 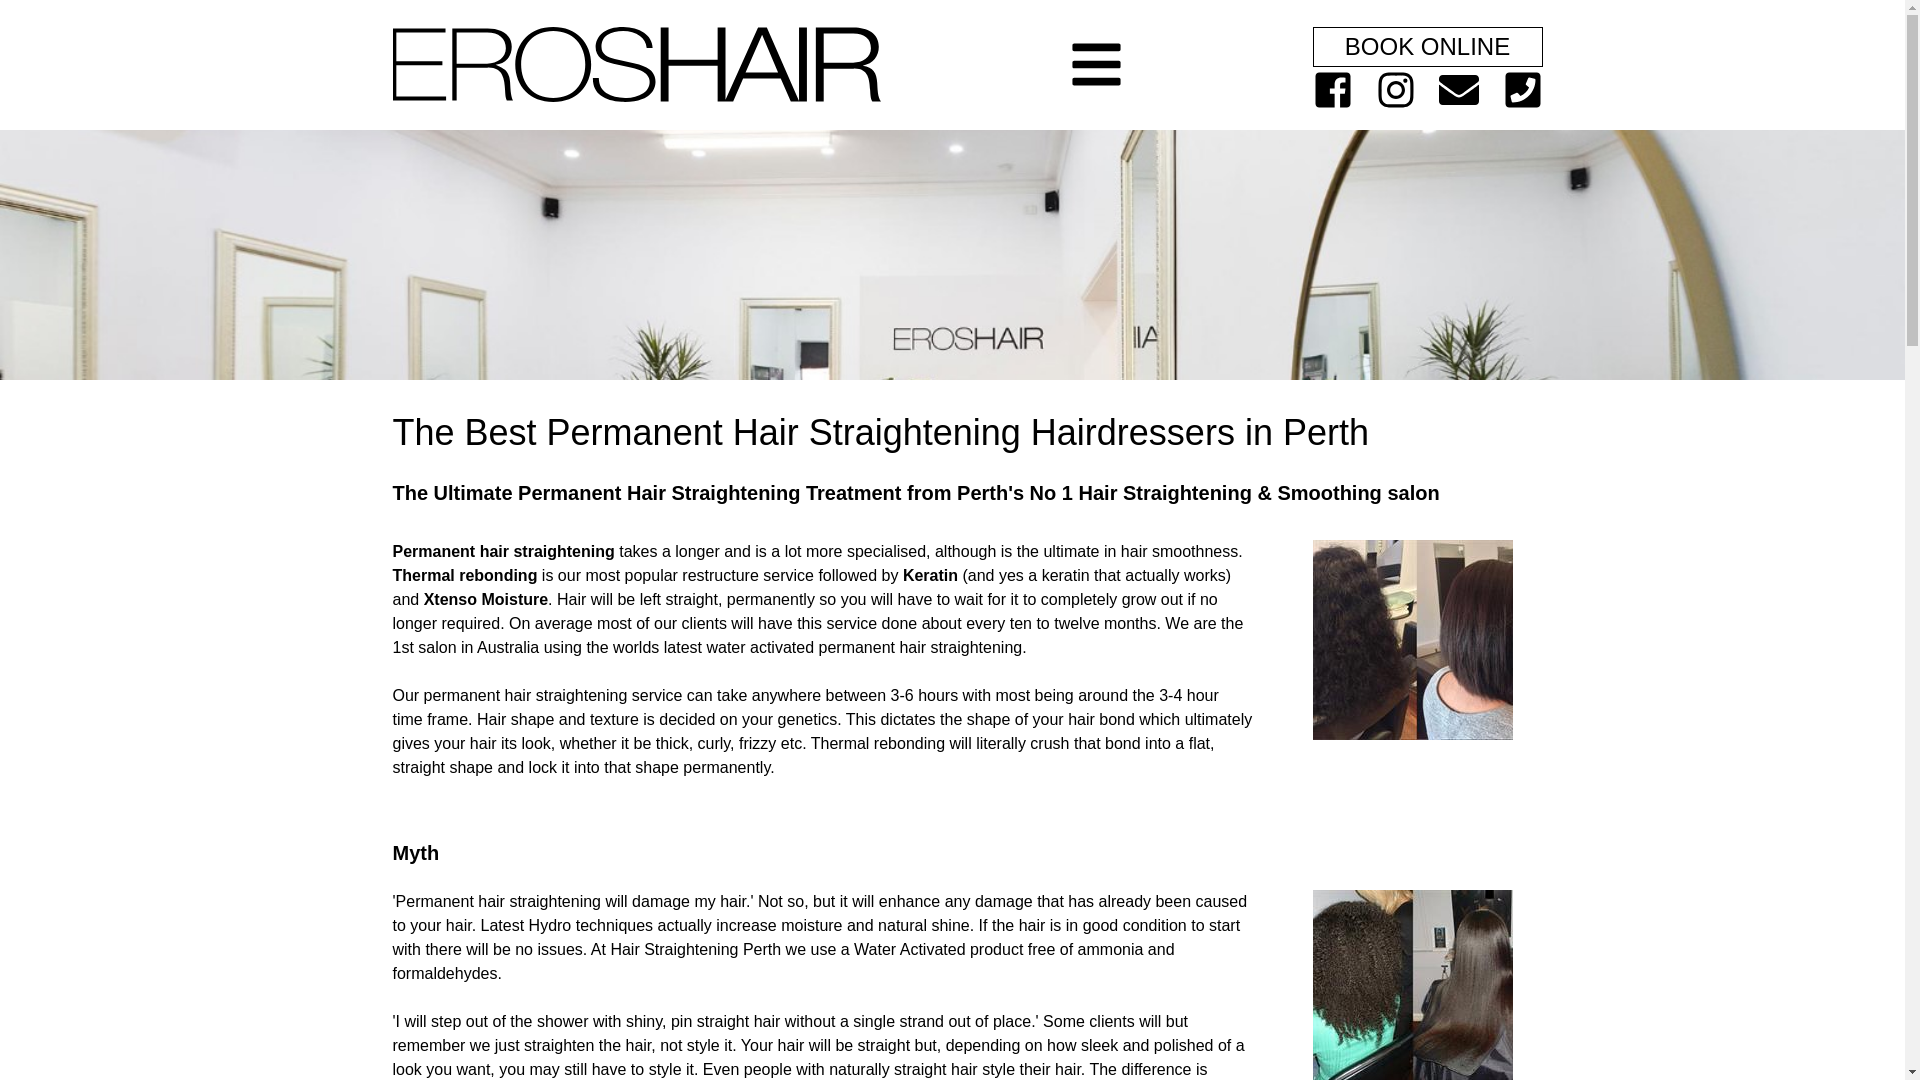 I want to click on 'BOOK ONLINE', so click(x=1425, y=45).